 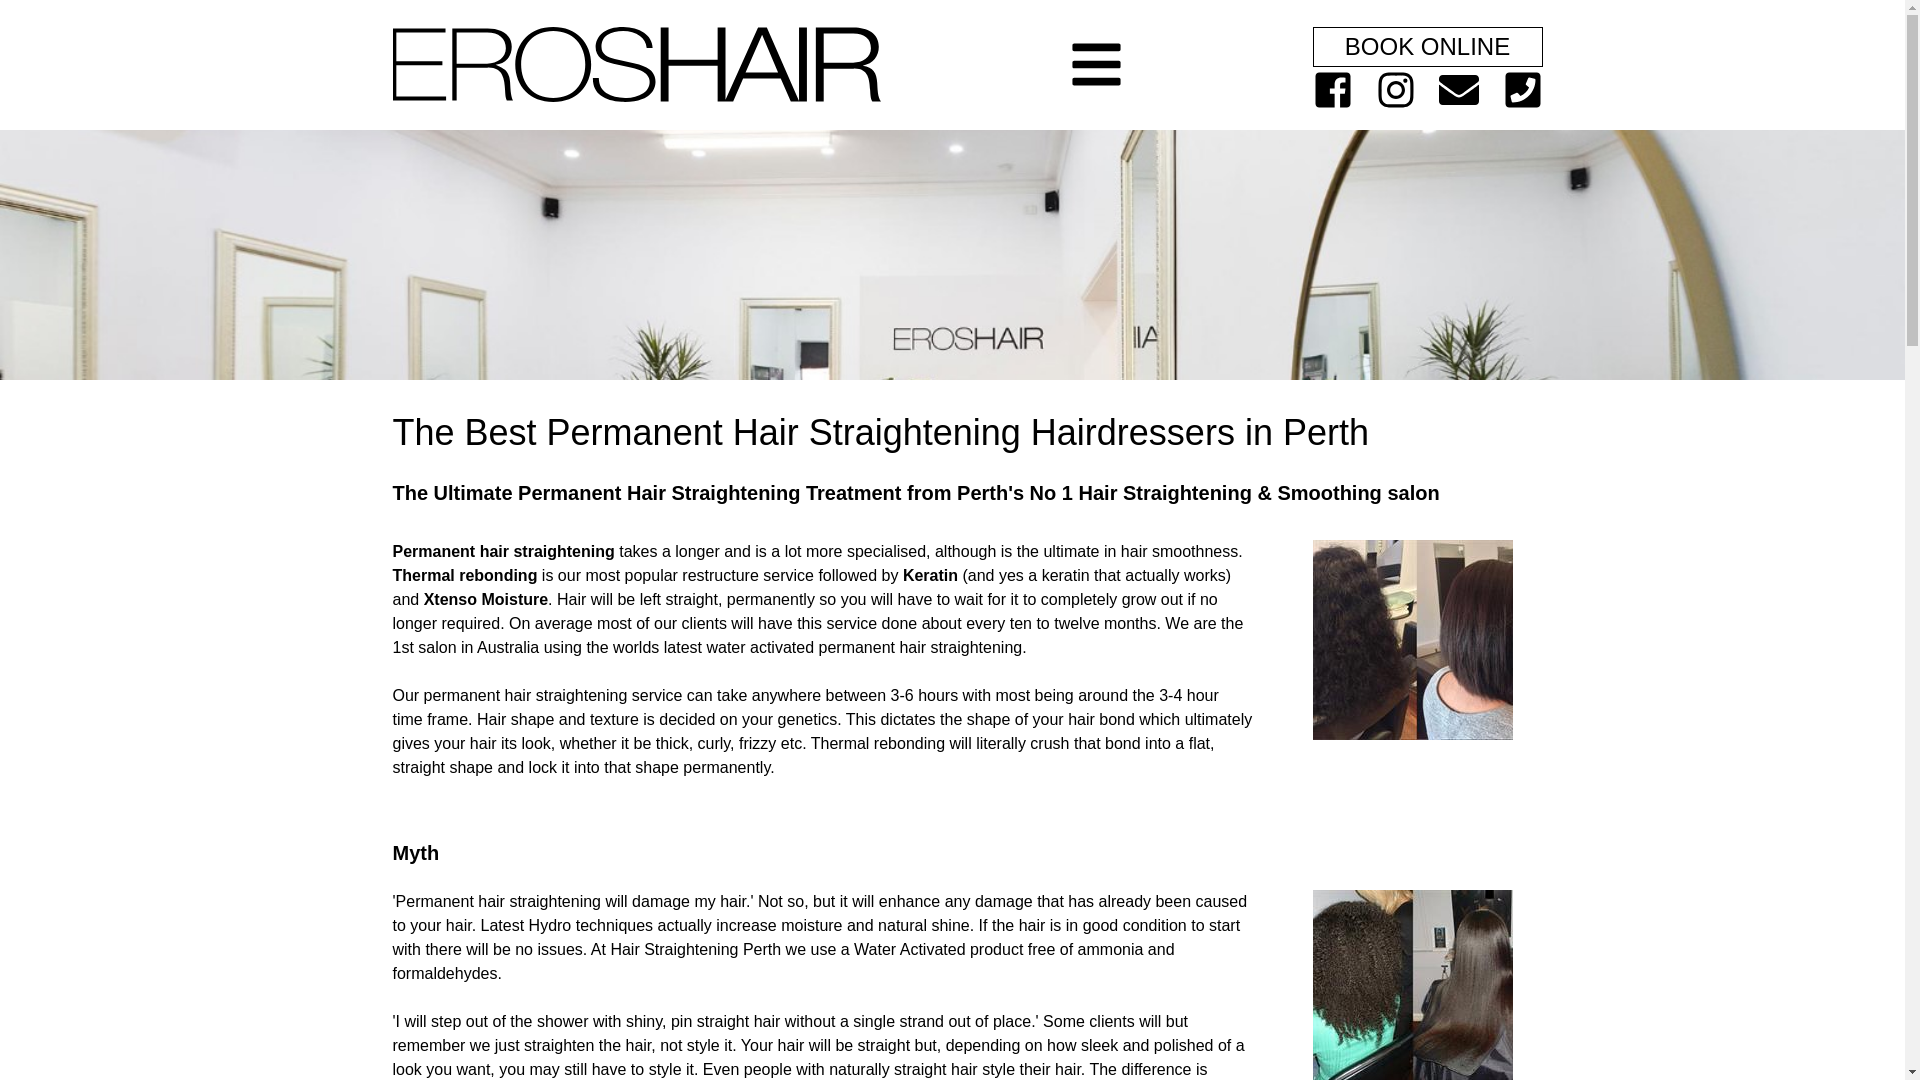 I want to click on 'BOOK ONLINE', so click(x=1425, y=45).